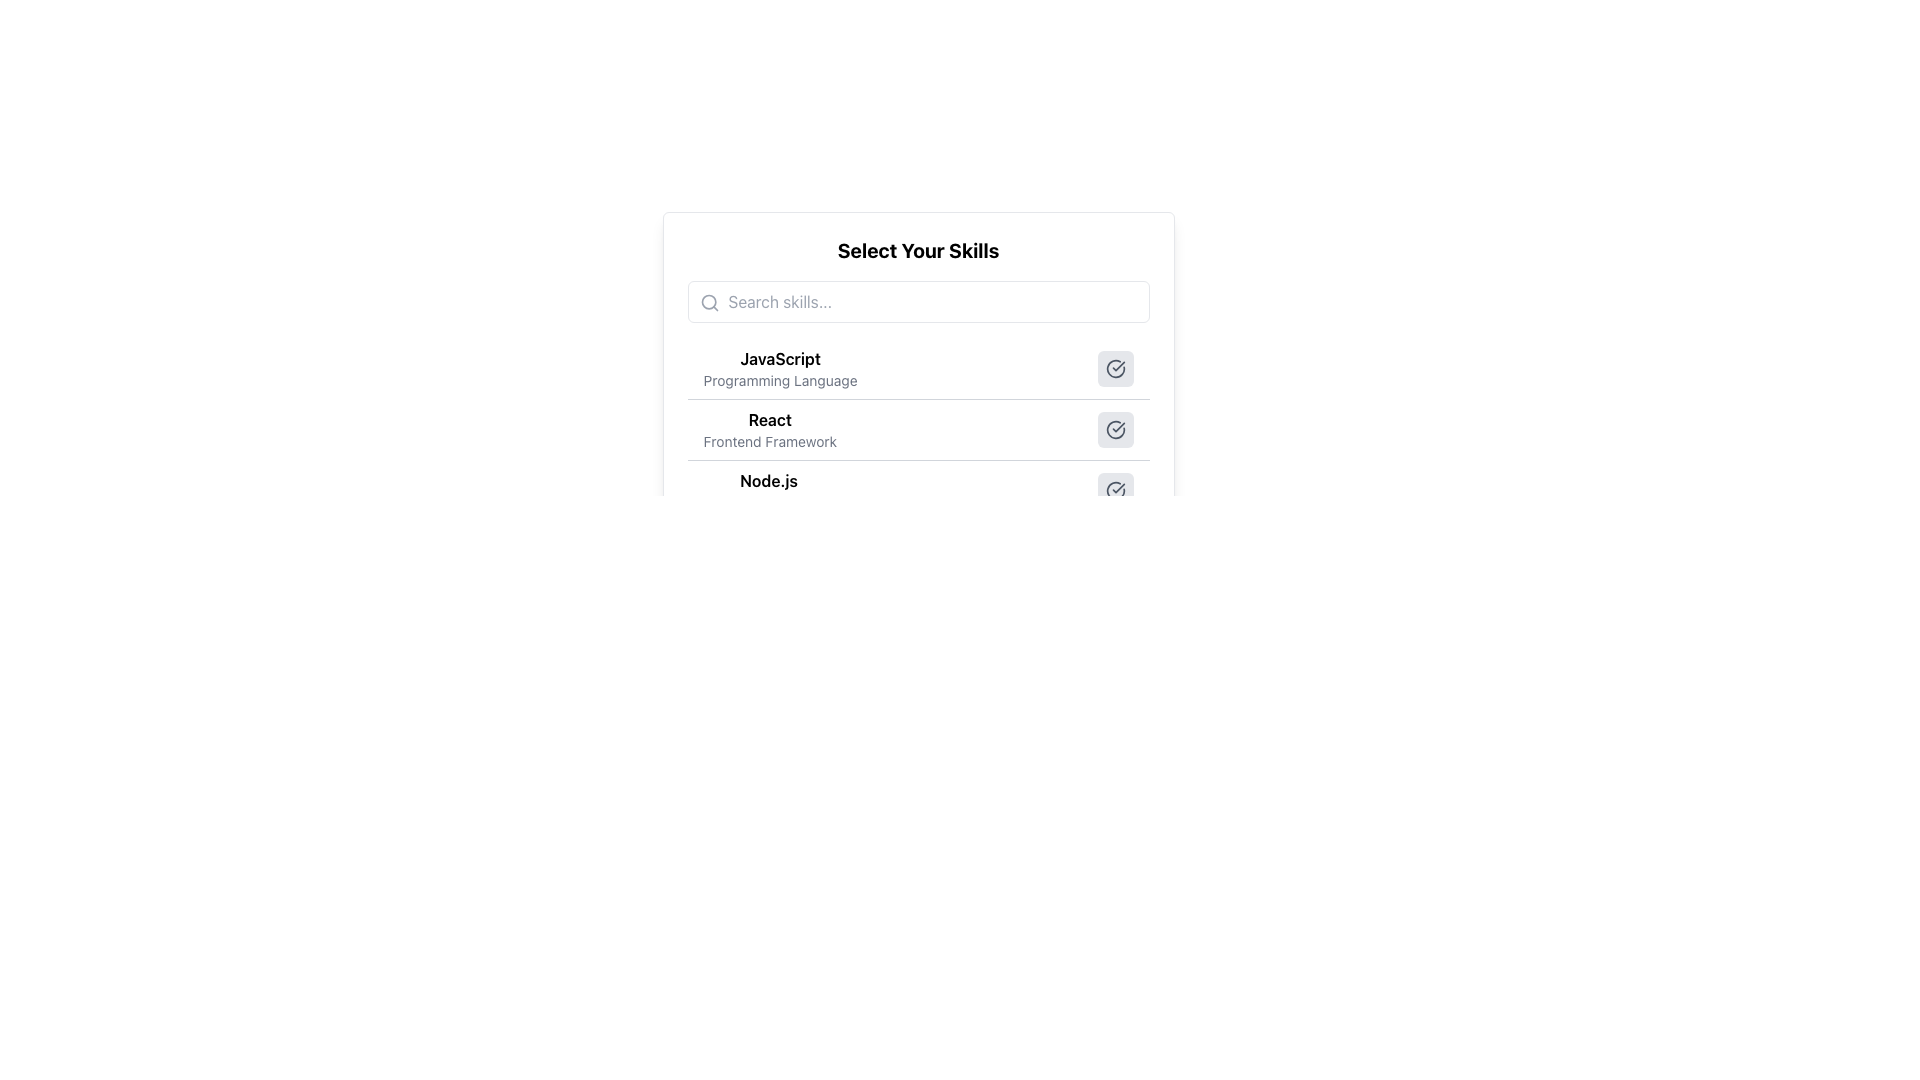  Describe the element at coordinates (709, 303) in the screenshot. I see `the search icon located on the left side of the input field, which visually indicates the search functionality of the input` at that location.